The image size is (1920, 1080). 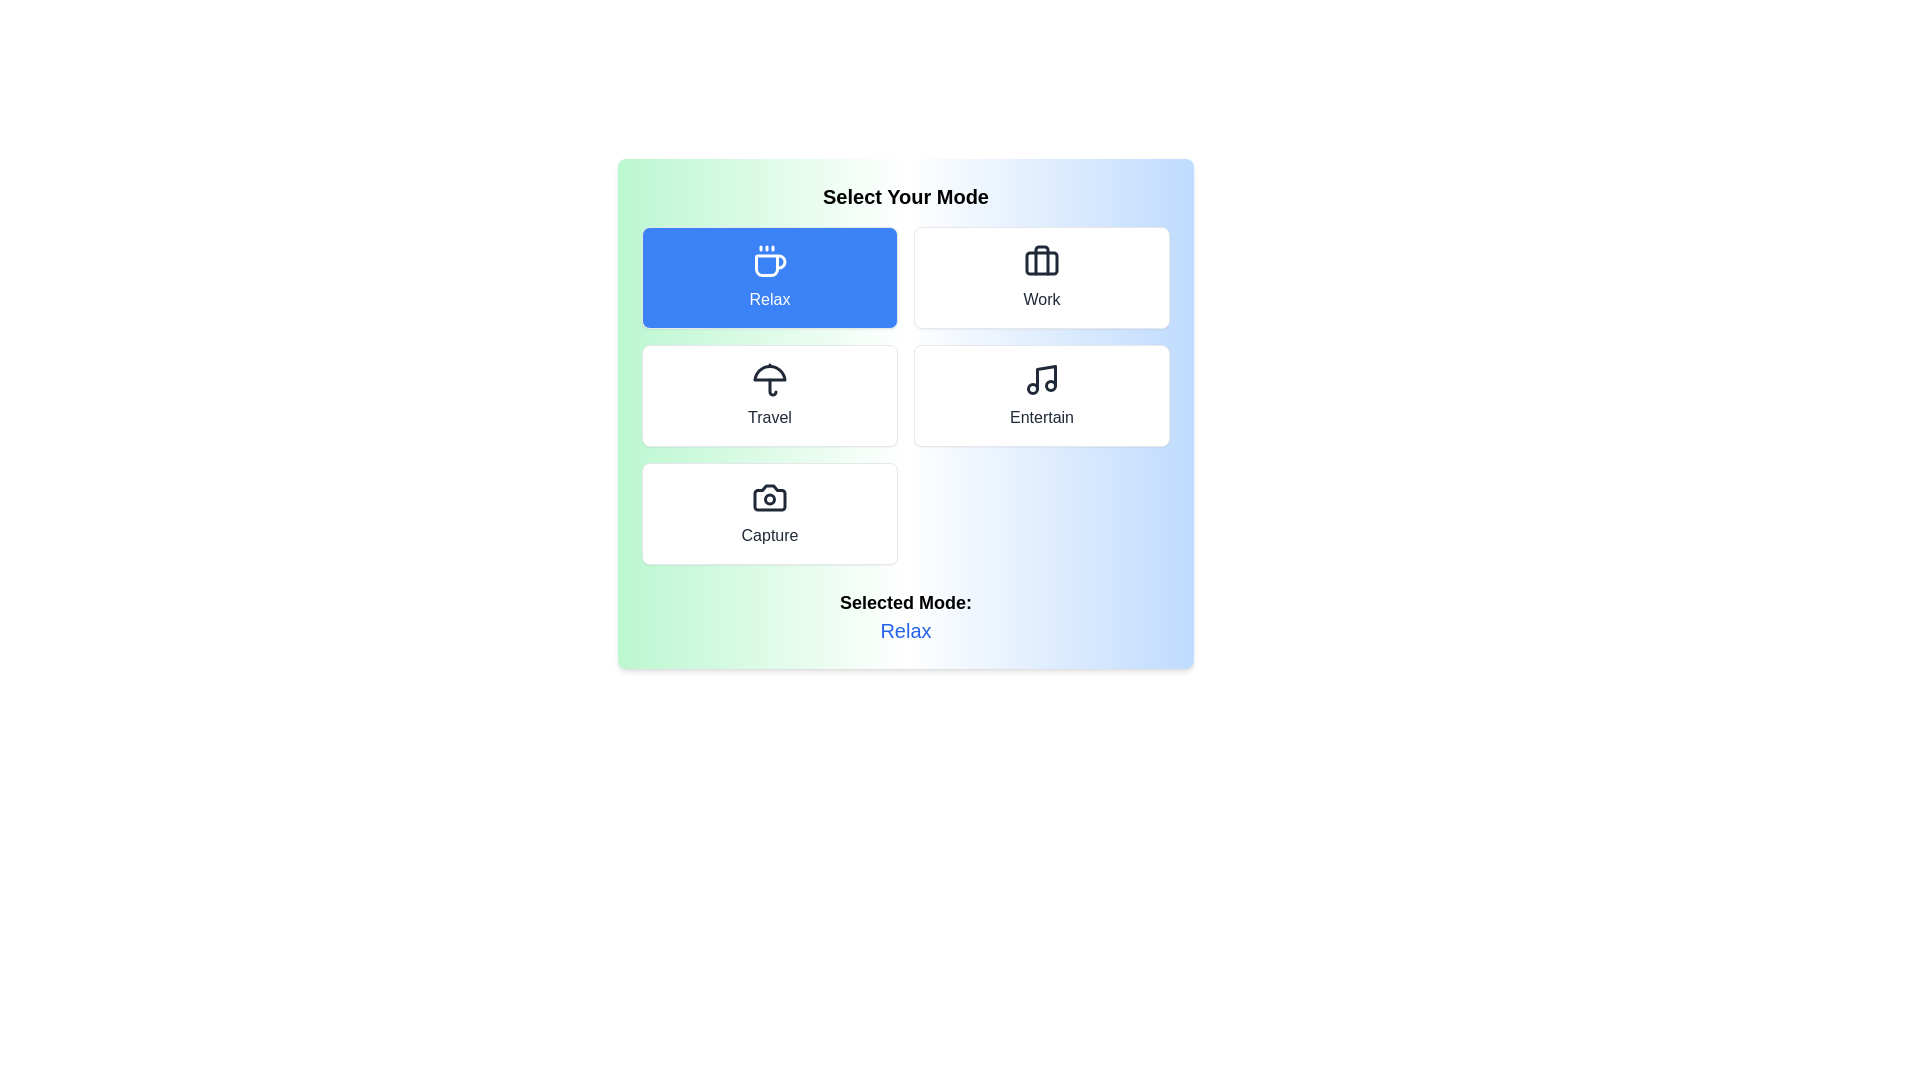 What do you see at coordinates (768, 277) in the screenshot?
I see `the mode button corresponding to Relax` at bounding box center [768, 277].